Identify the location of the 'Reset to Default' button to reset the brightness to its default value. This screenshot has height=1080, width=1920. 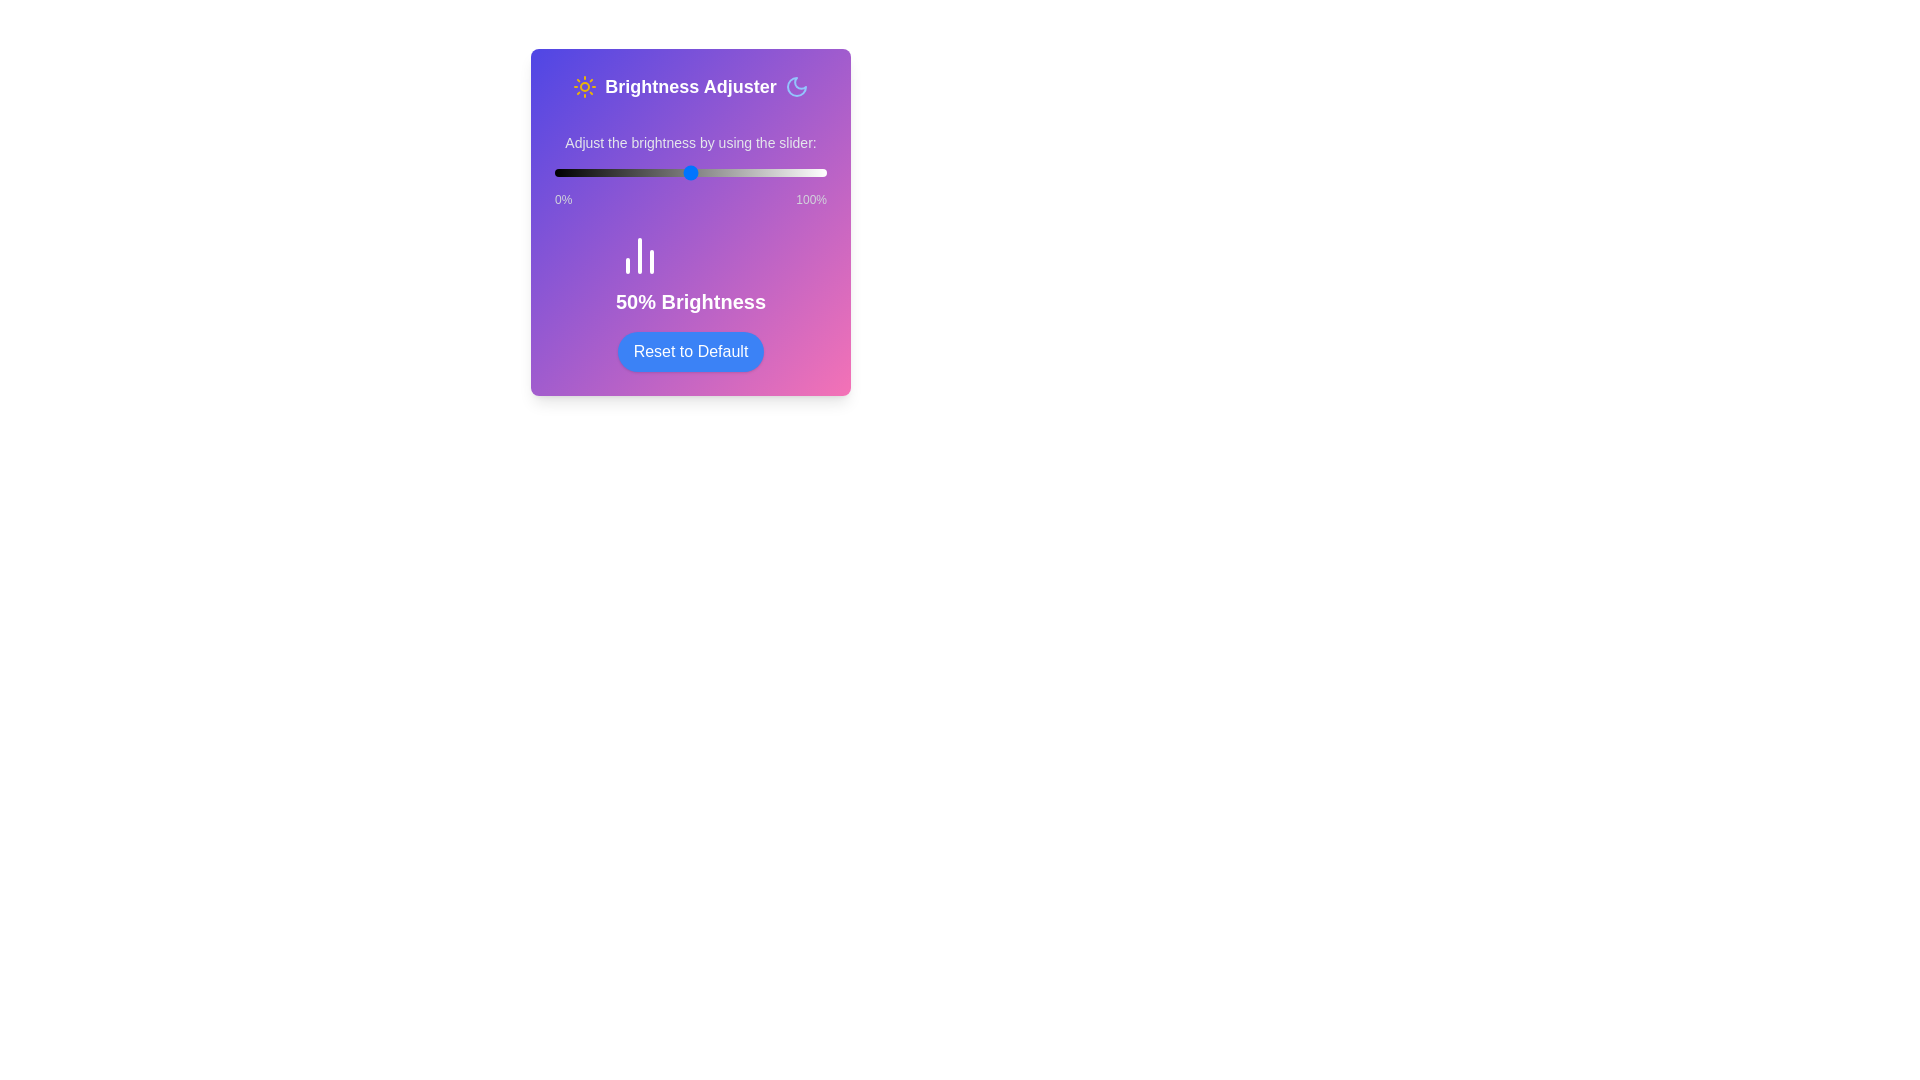
(691, 350).